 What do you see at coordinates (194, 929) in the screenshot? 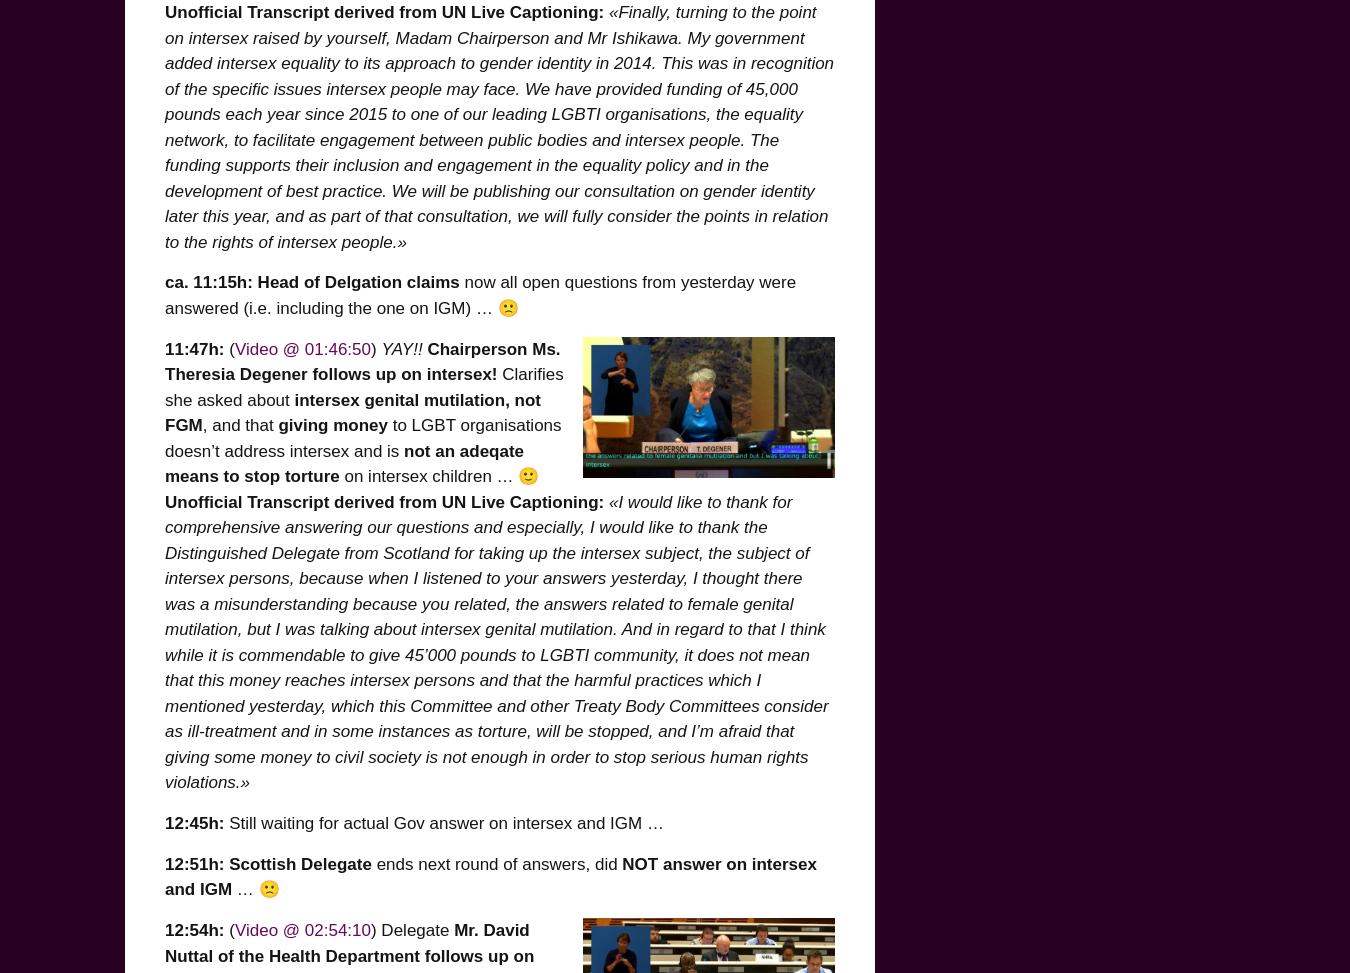
I see `'12:54h:'` at bounding box center [194, 929].